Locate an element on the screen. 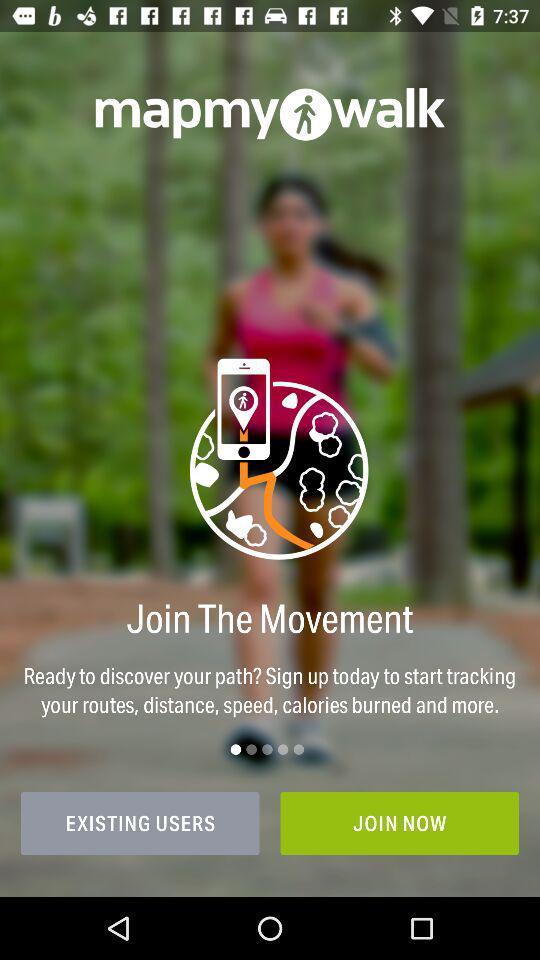 The image size is (540, 960). join now icon is located at coordinates (399, 823).